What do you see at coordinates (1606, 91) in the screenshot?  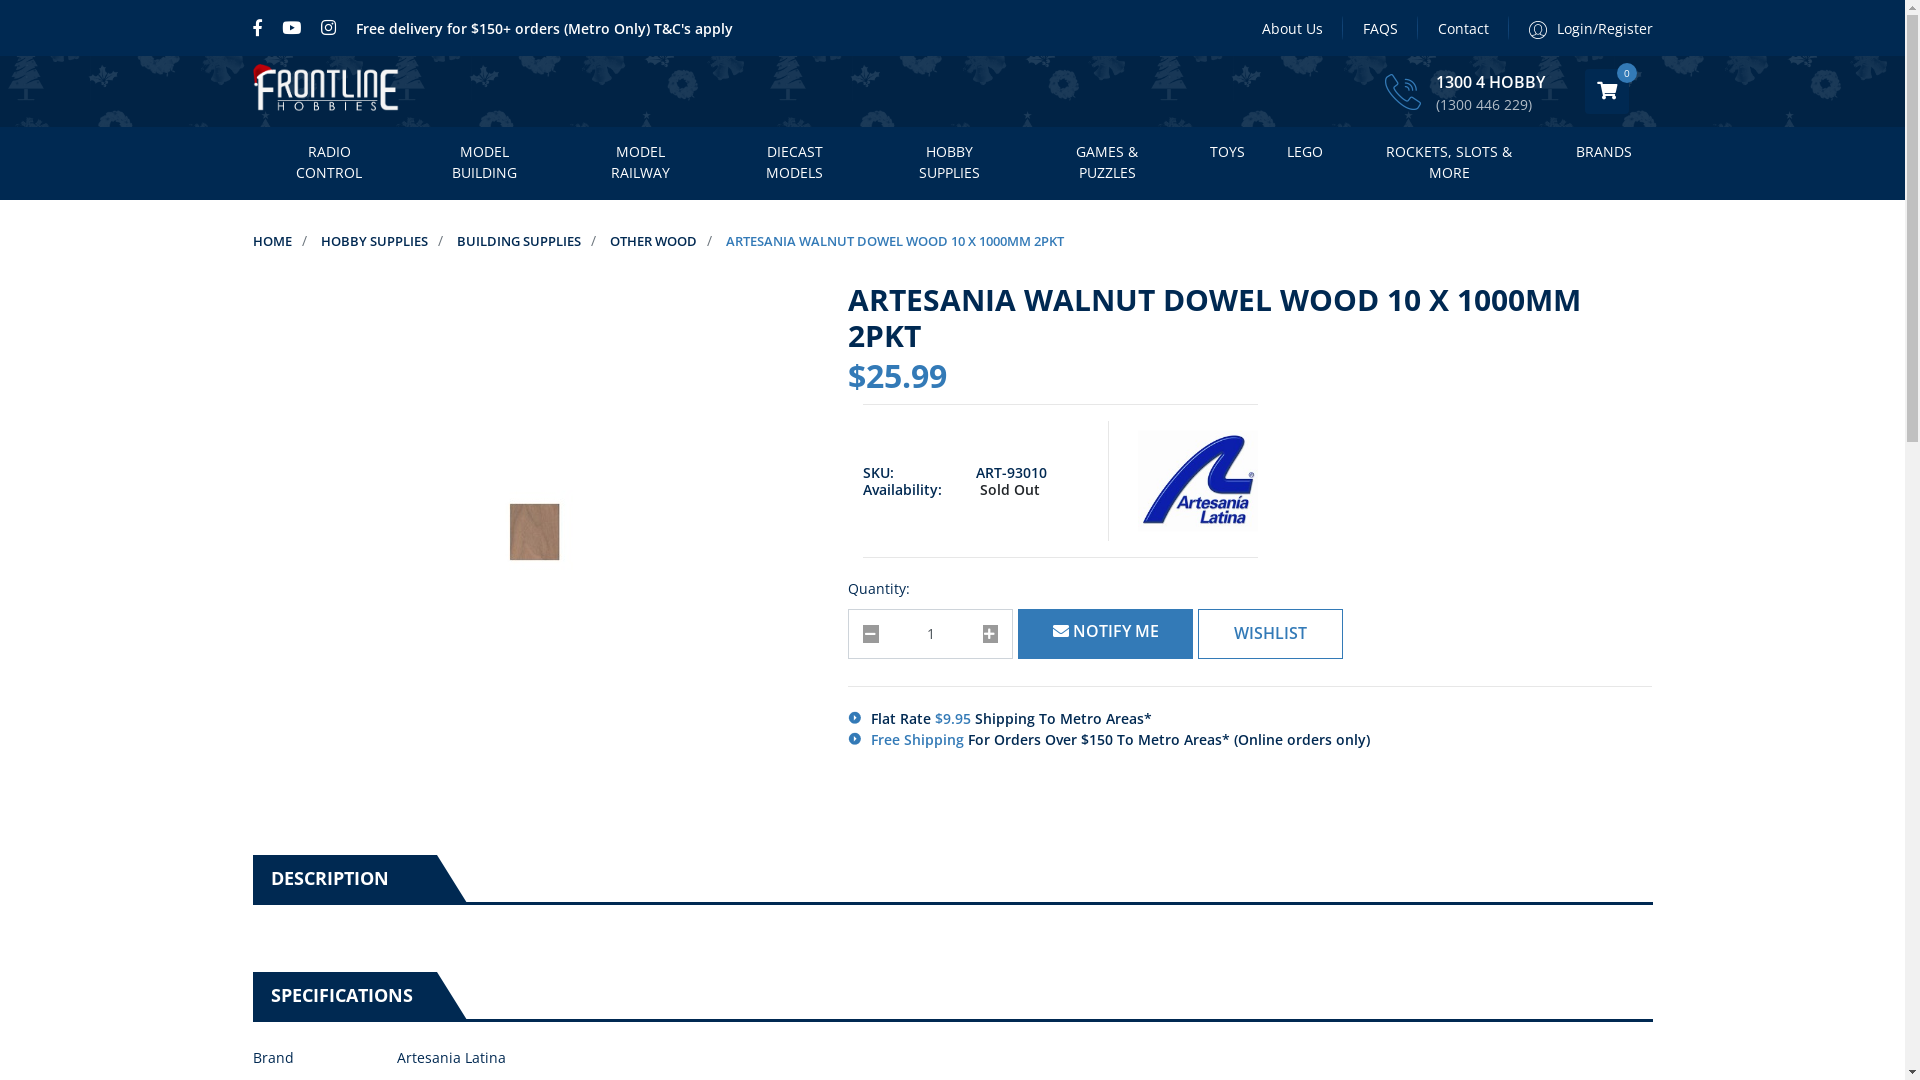 I see `'0'` at bounding box center [1606, 91].